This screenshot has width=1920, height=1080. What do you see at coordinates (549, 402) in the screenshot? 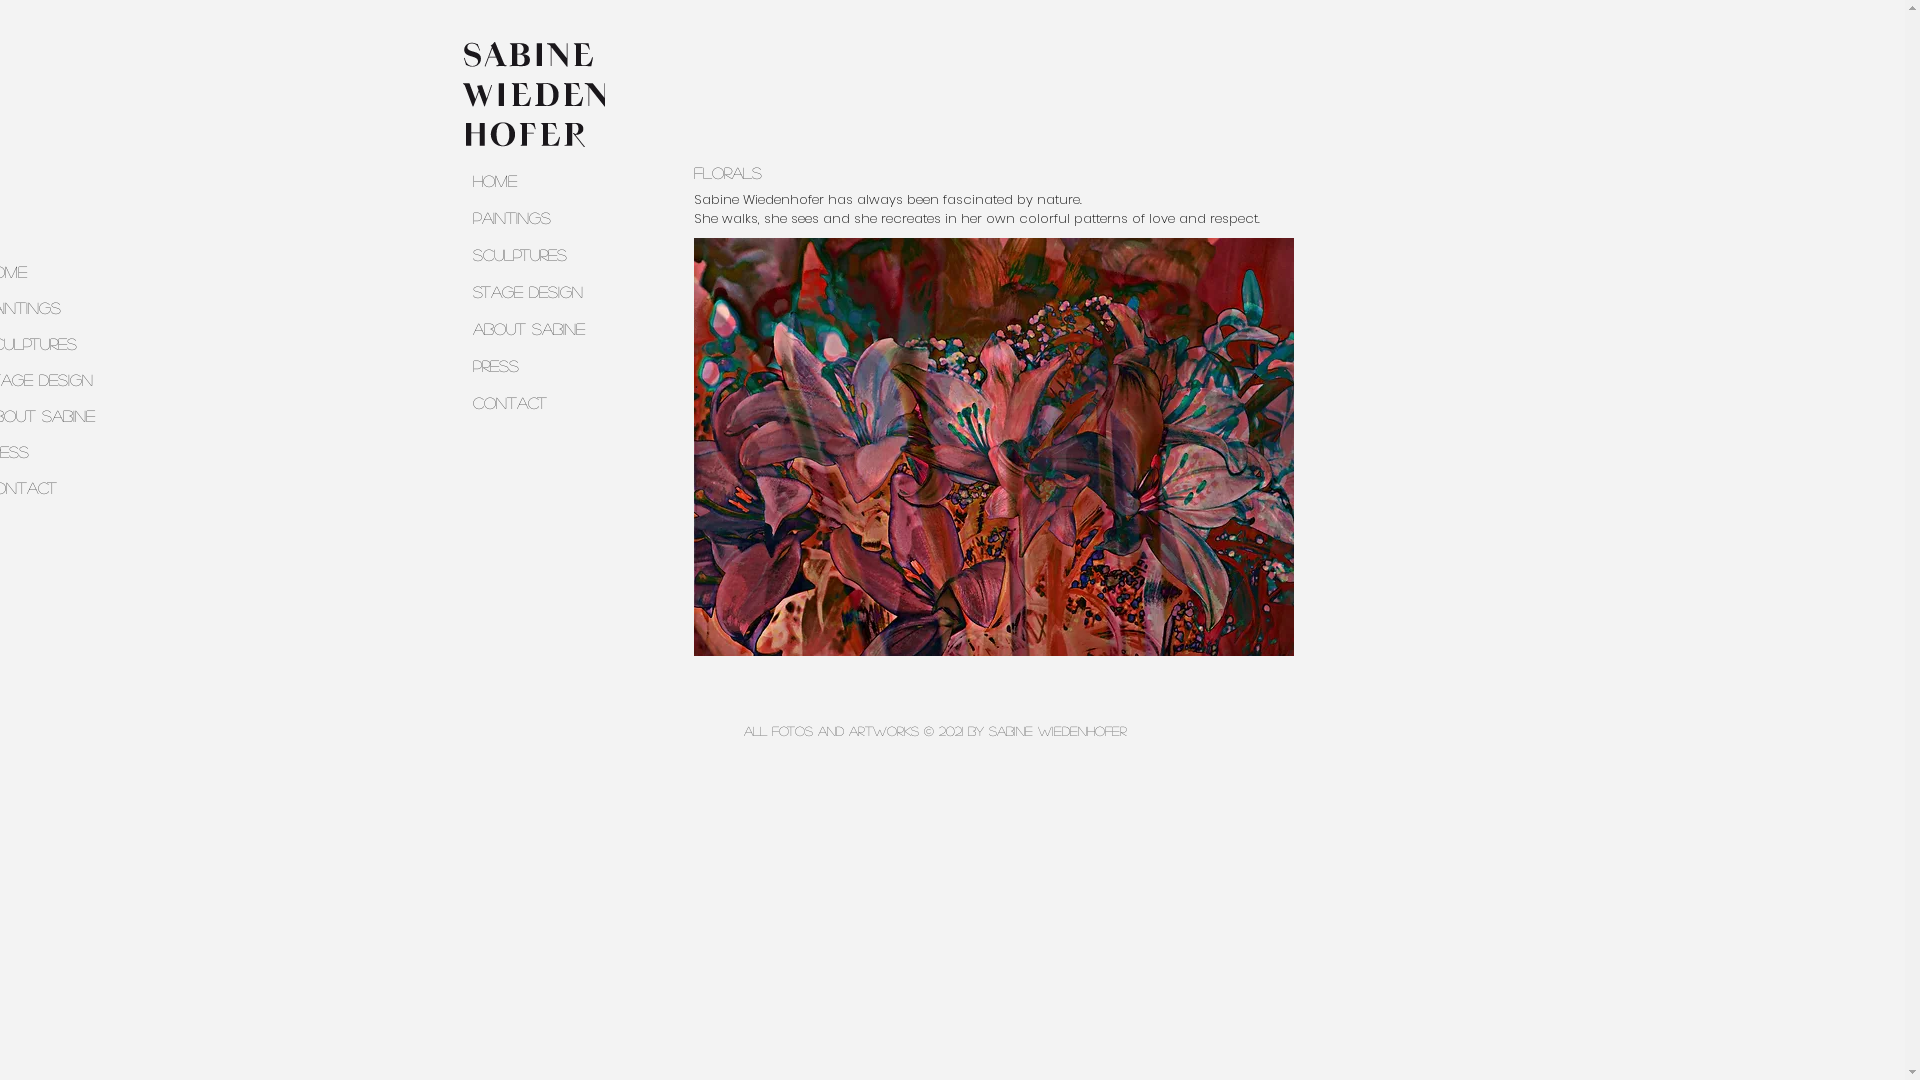
I see `'Contact'` at bounding box center [549, 402].